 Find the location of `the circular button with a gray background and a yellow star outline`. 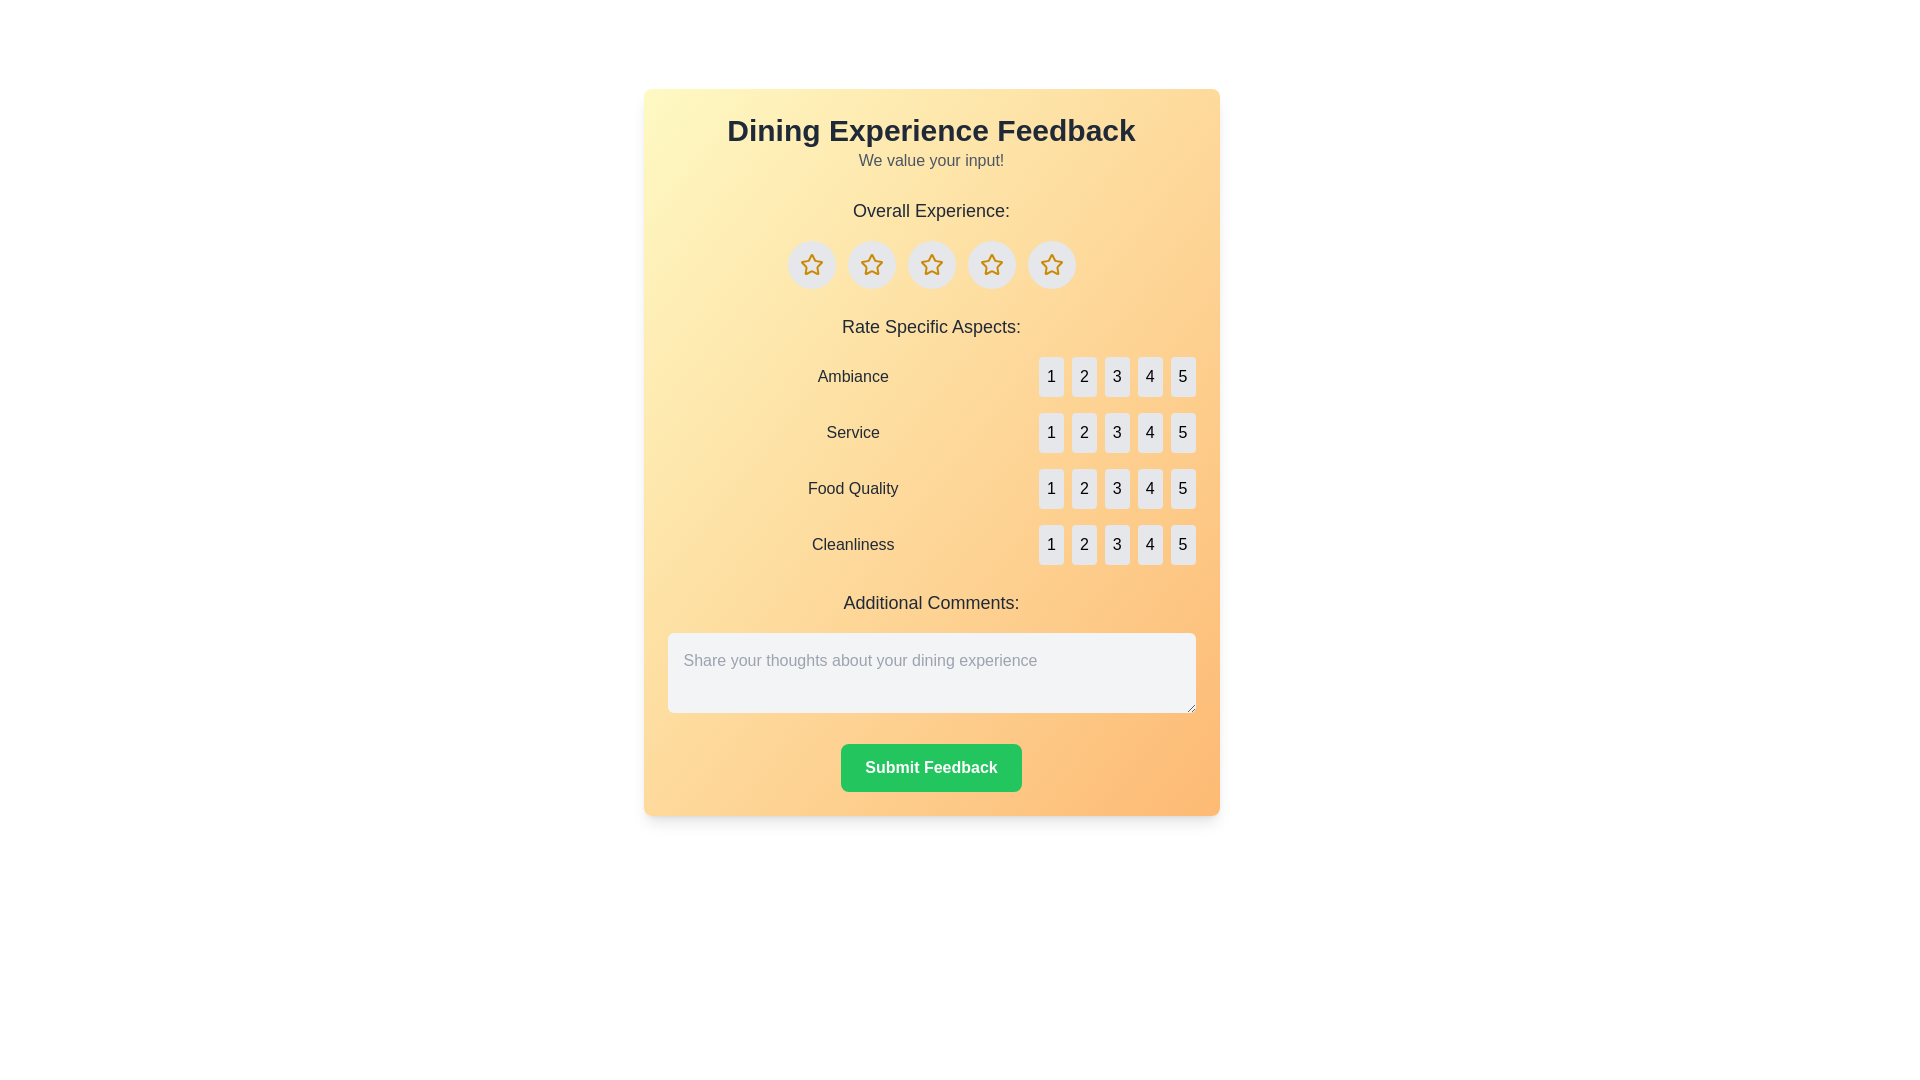

the circular button with a gray background and a yellow star outline is located at coordinates (811, 264).